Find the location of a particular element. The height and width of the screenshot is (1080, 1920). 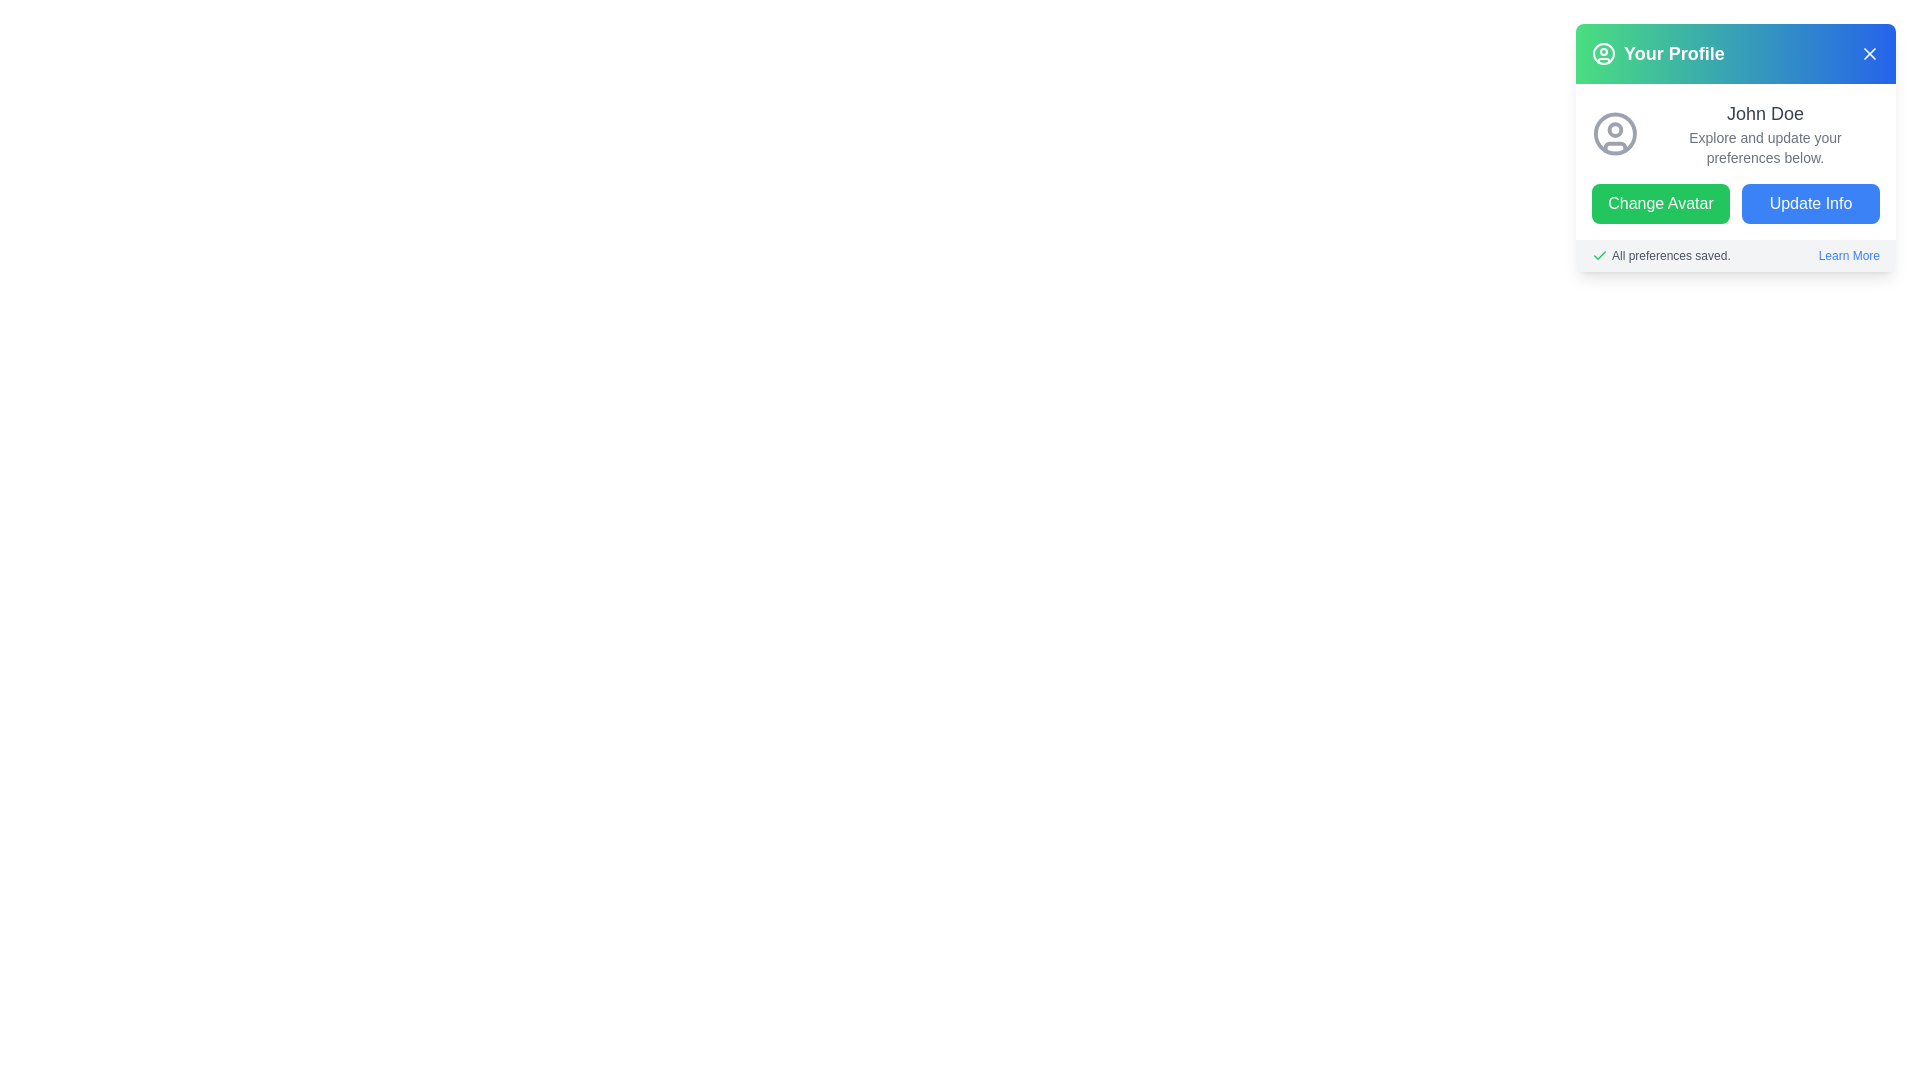

informational text block positioned directly below the heading 'John Doe', which provides guidance on updating profile preferences is located at coordinates (1765, 146).